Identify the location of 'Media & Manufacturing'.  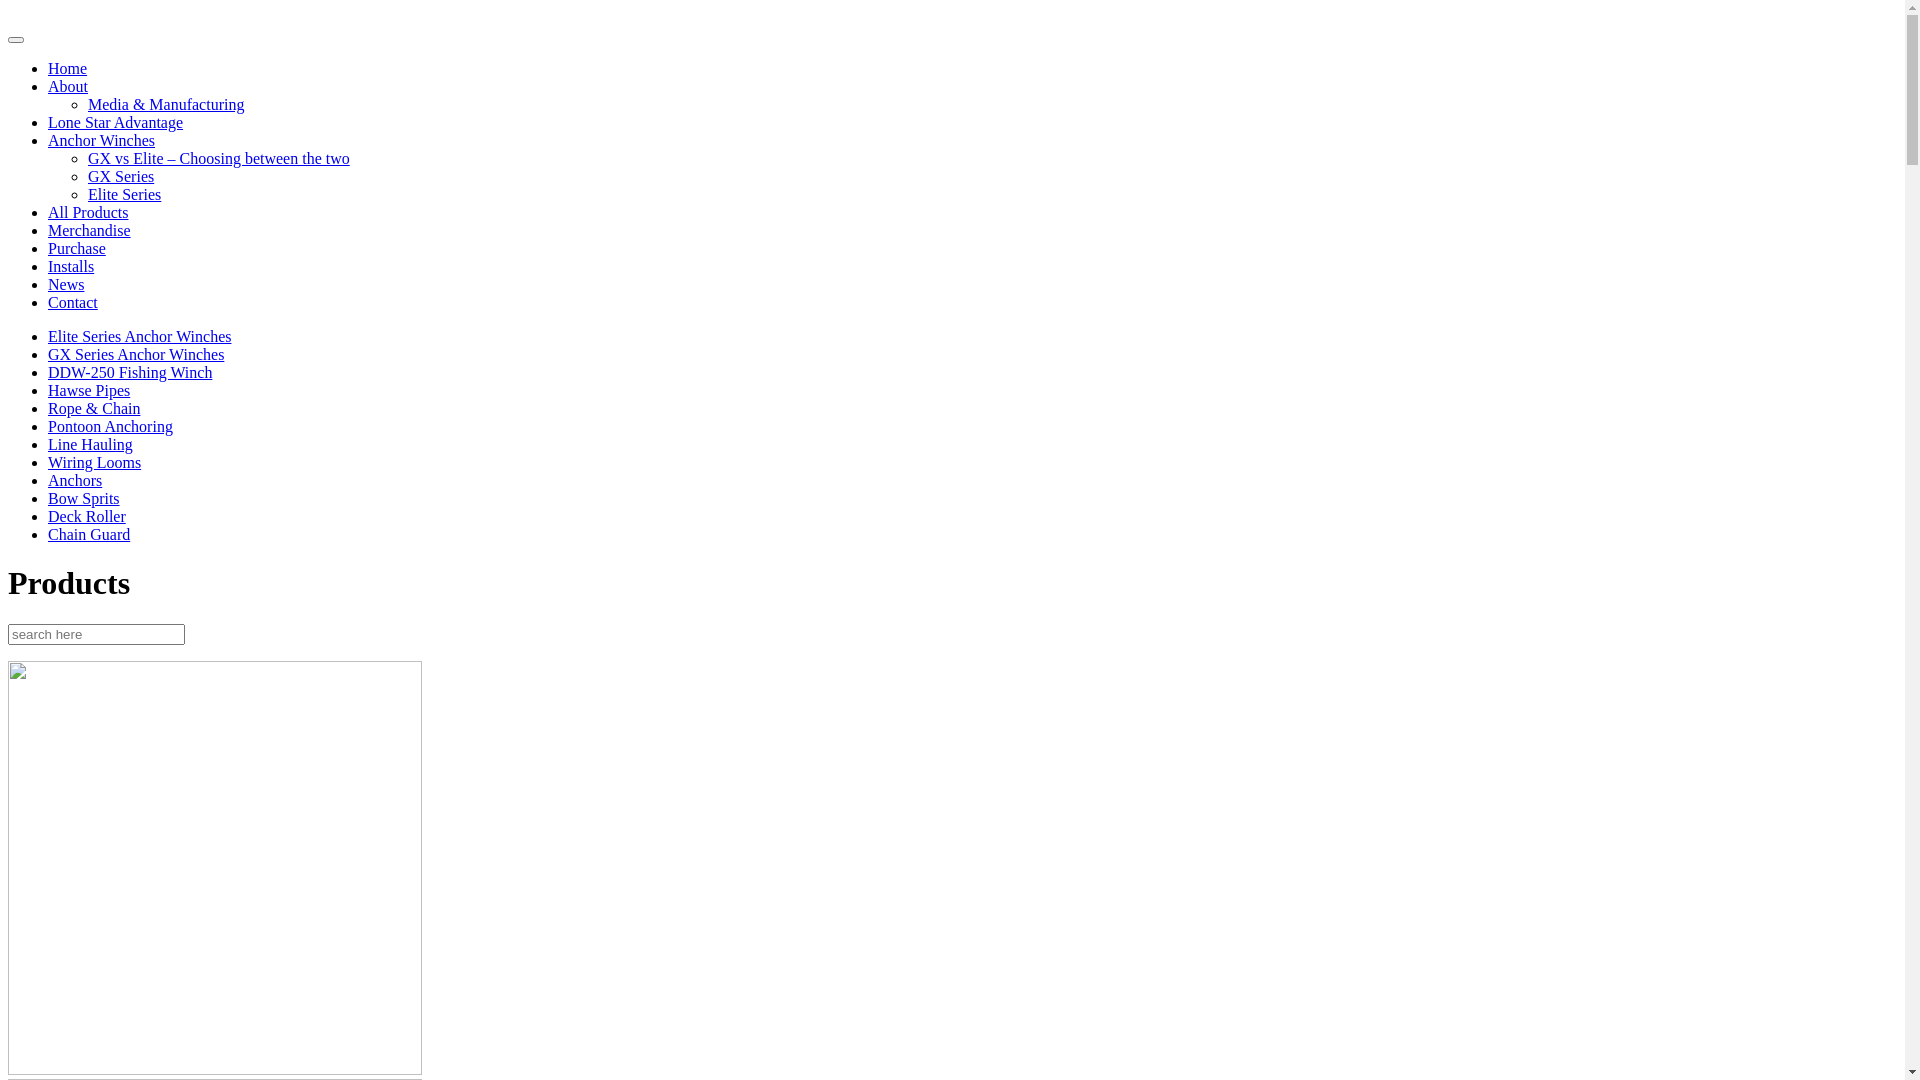
(86, 104).